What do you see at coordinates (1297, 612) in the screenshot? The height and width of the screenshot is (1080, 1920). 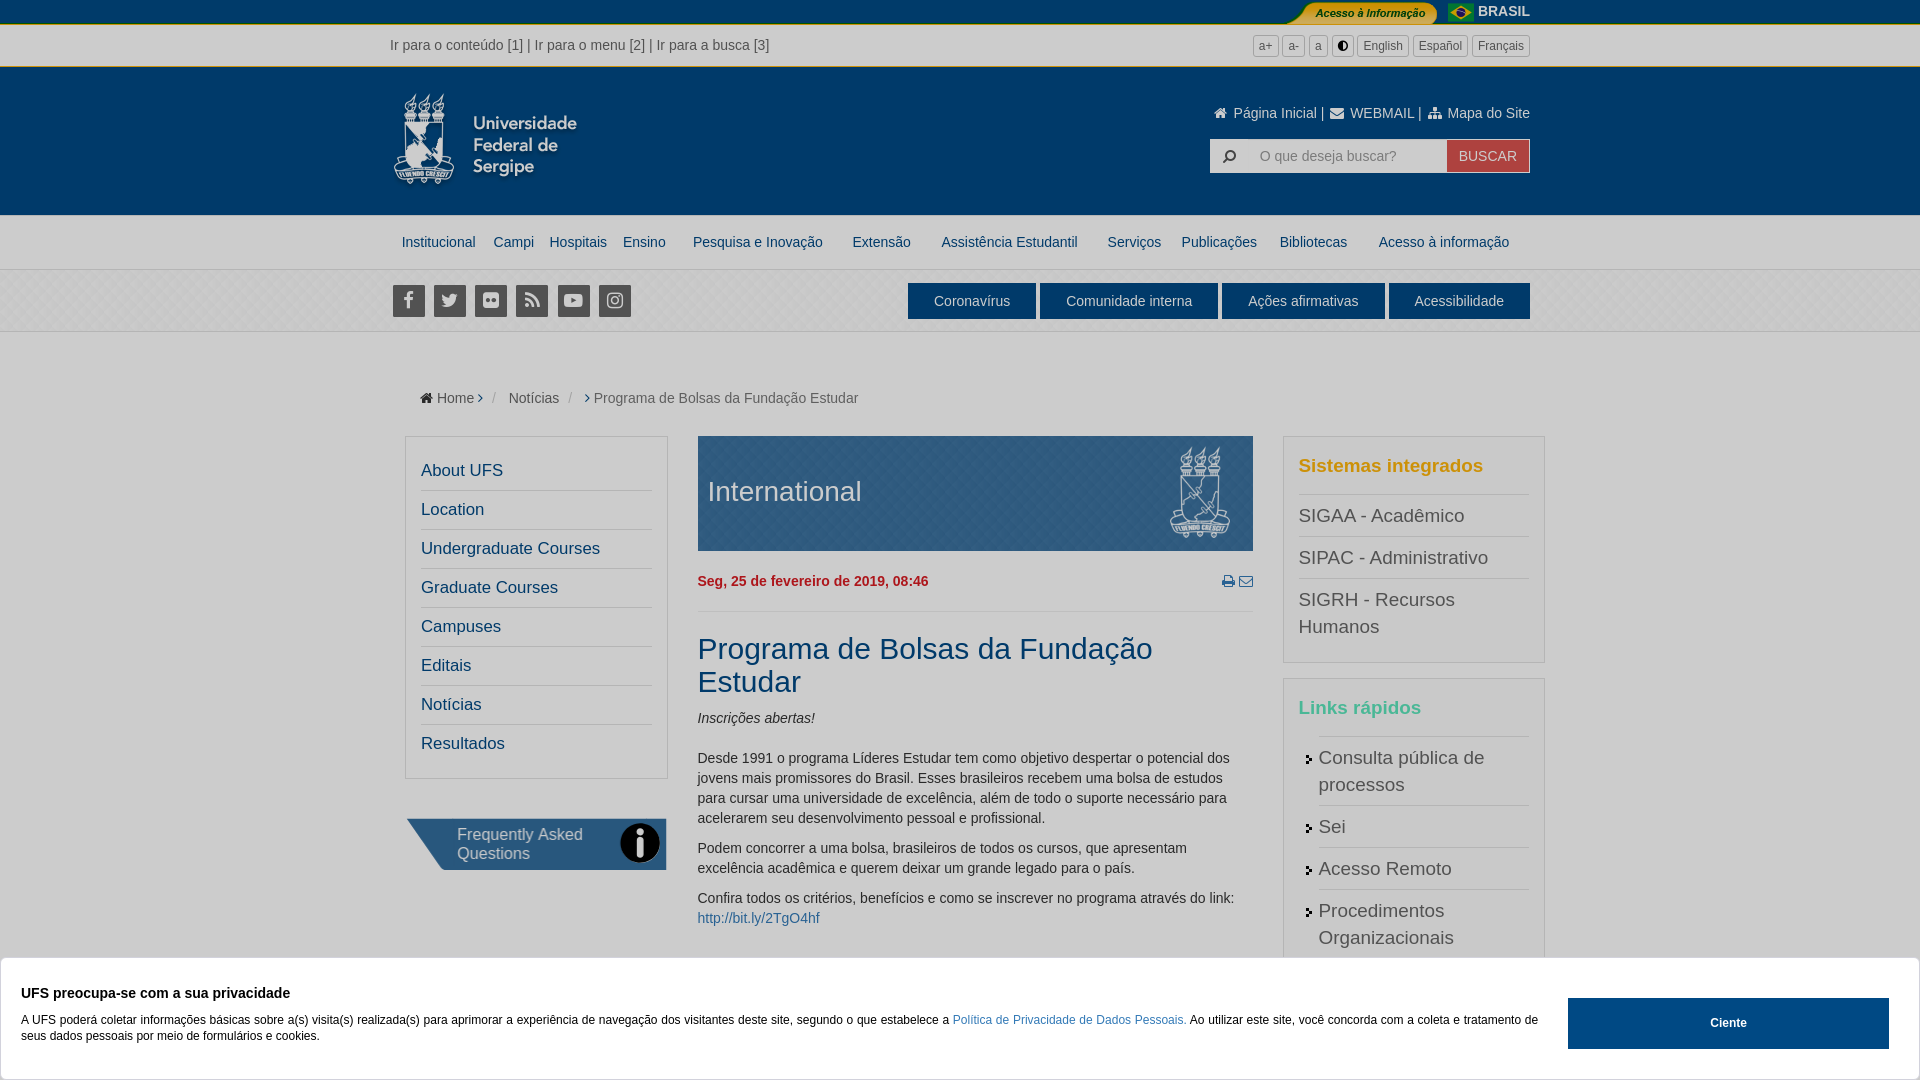 I see `'SIGRH - Recursos Humanos'` at bounding box center [1297, 612].